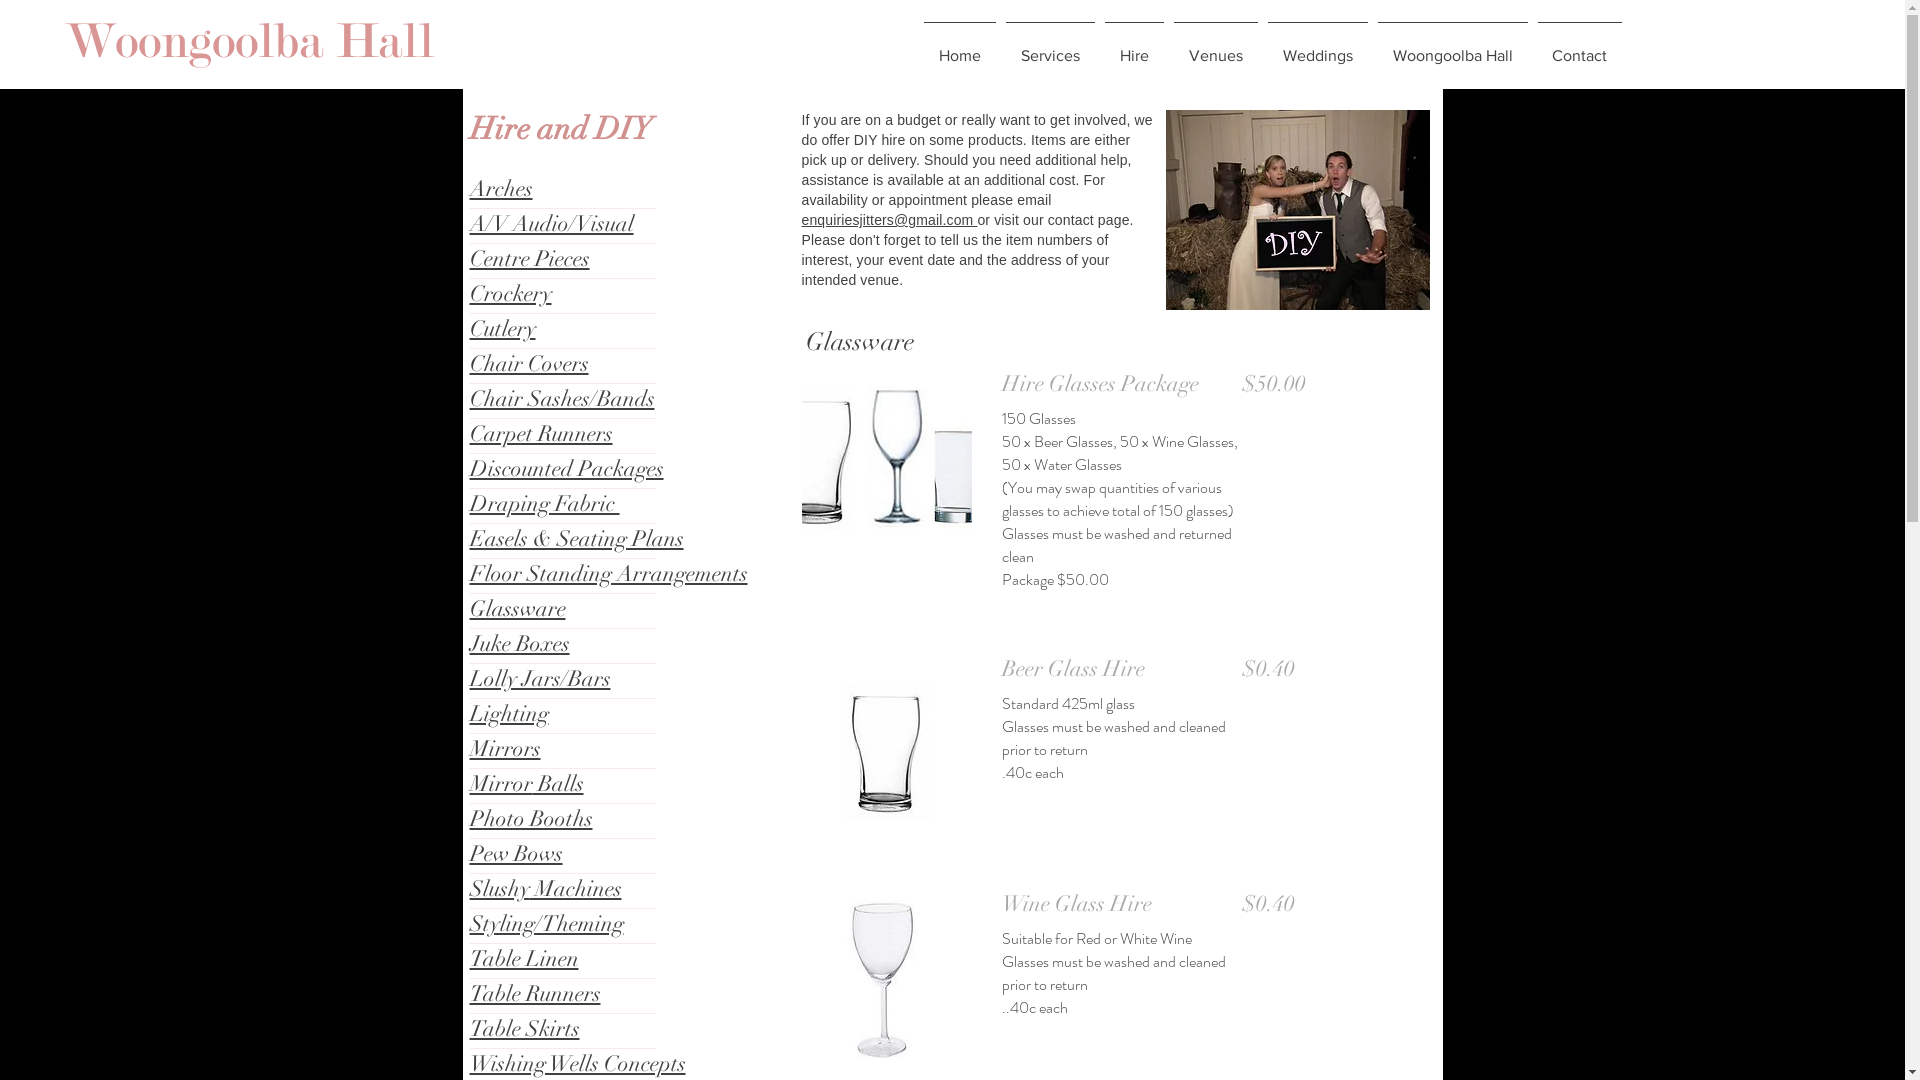  What do you see at coordinates (469, 607) in the screenshot?
I see `'Glassware'` at bounding box center [469, 607].